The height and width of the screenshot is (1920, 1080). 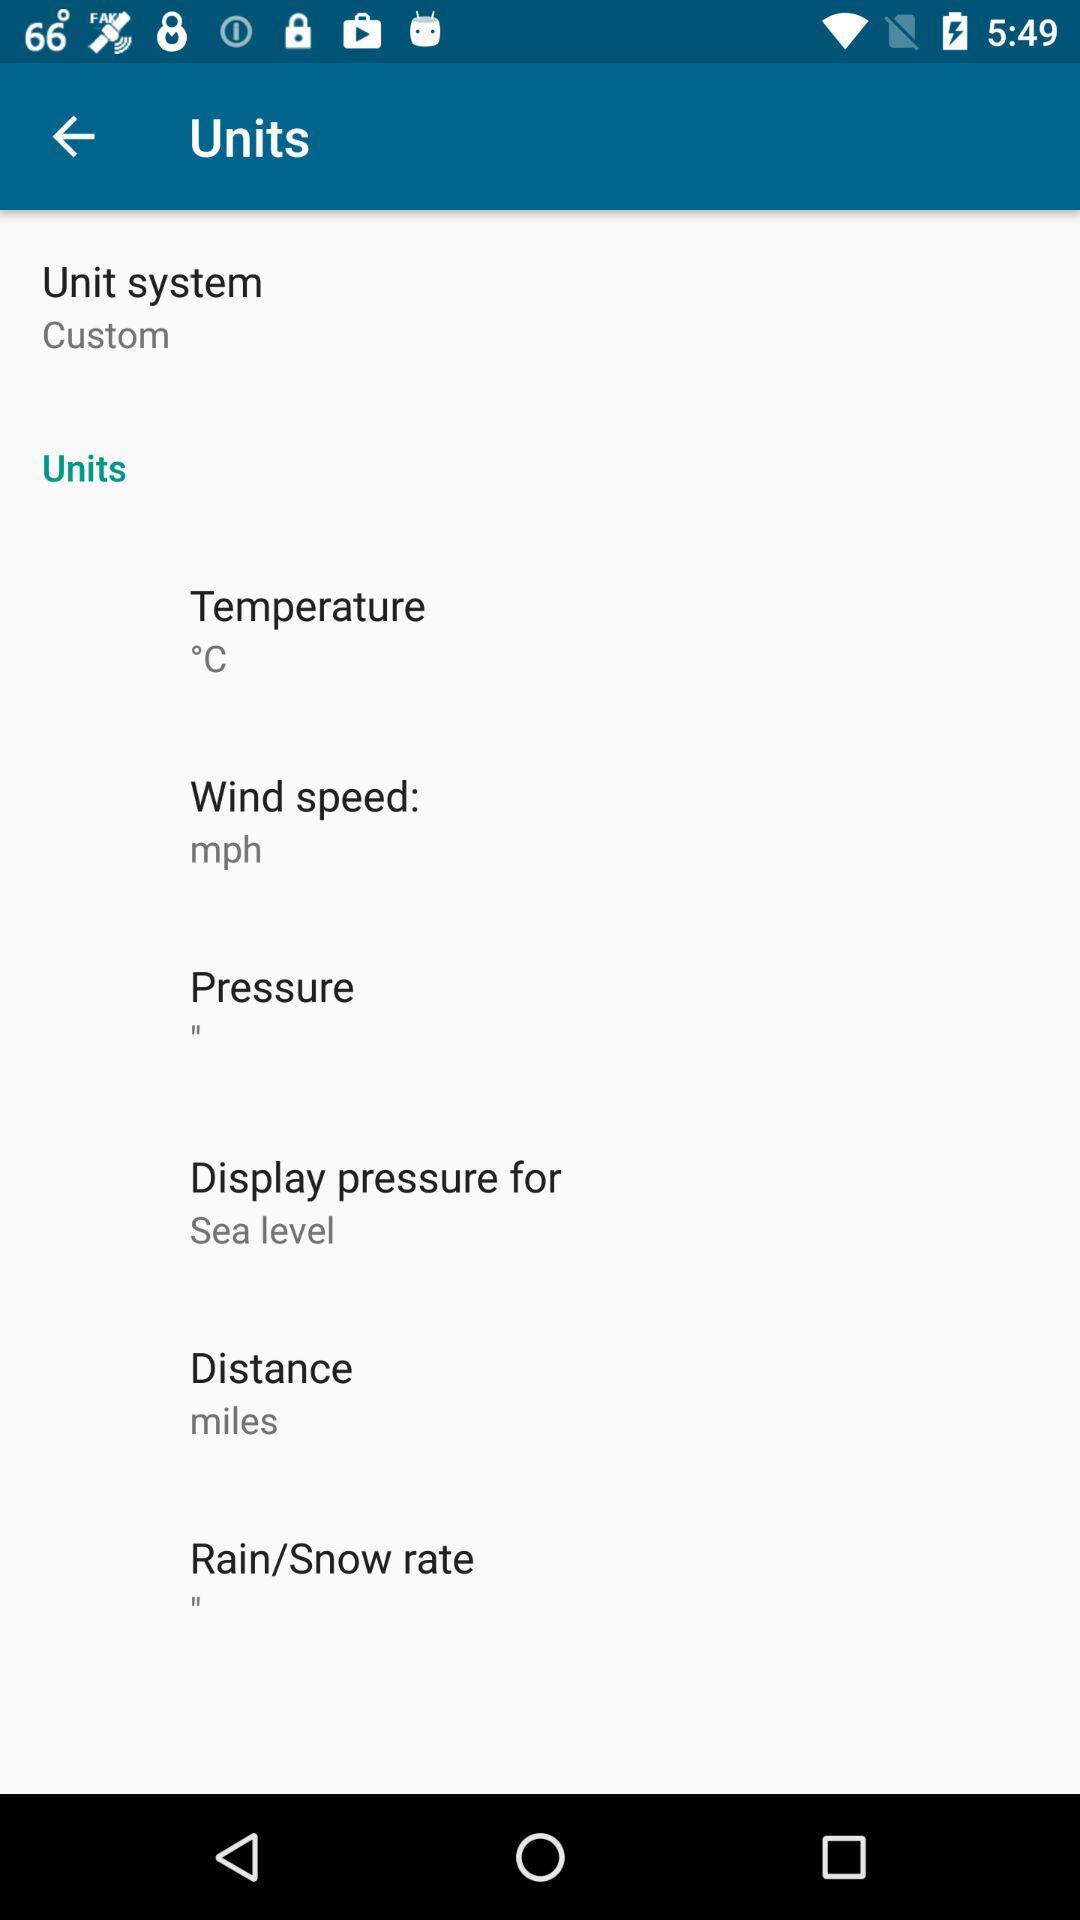 What do you see at coordinates (72, 135) in the screenshot?
I see `icon to the left of the units item` at bounding box center [72, 135].